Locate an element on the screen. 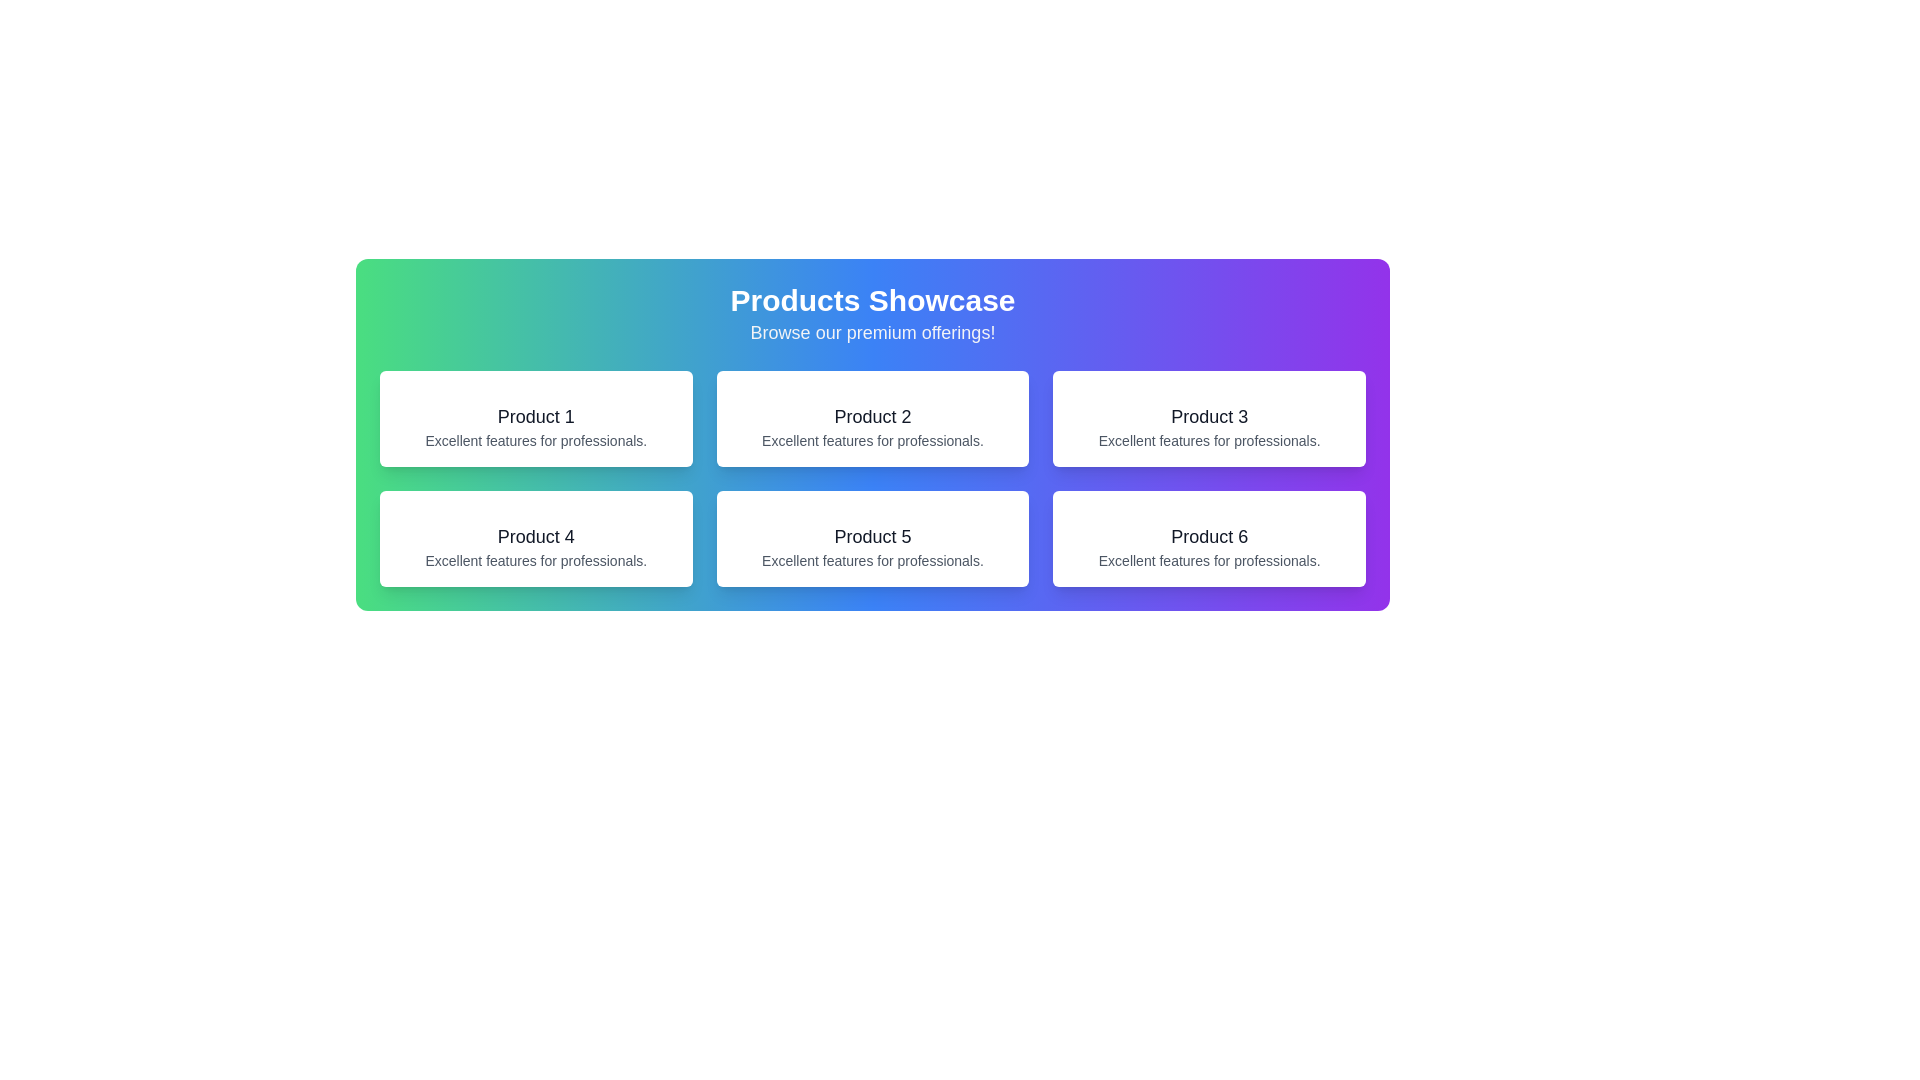 The height and width of the screenshot is (1080, 1920). the static text located under the title 'Product 1' in the first product card is located at coordinates (536, 439).